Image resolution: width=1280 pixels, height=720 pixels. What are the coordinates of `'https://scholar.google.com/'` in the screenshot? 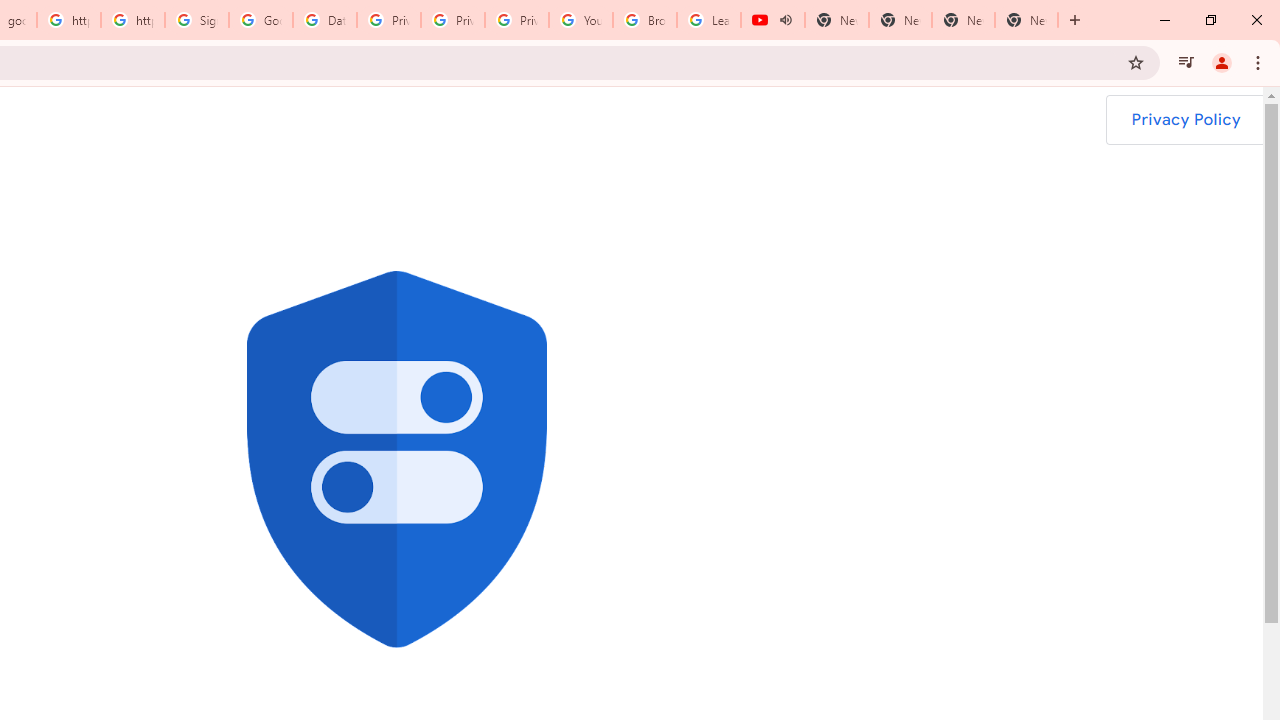 It's located at (69, 20).